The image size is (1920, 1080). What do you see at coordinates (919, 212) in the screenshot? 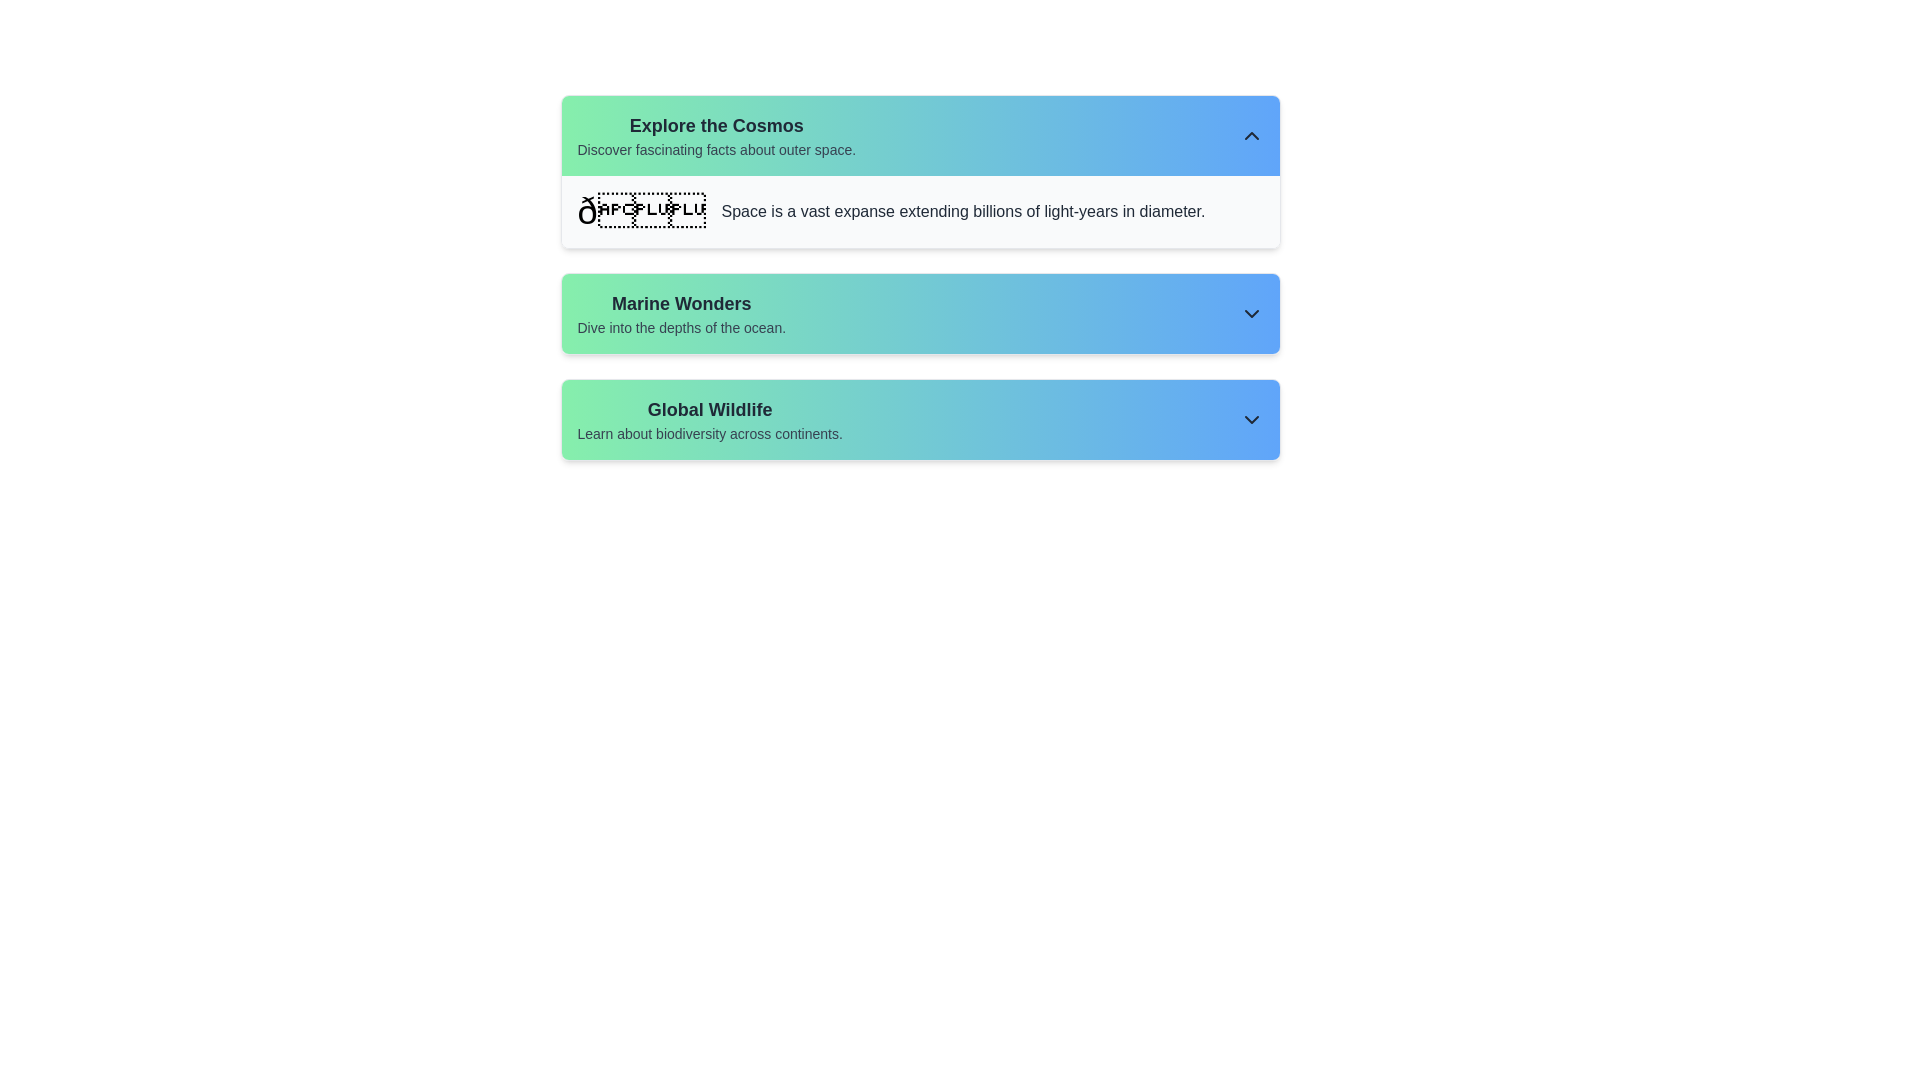
I see `the informational text element that includes a globe emoji and the description 'Space is a vast expanse extending billions of light-years in diameter.'` at bounding box center [919, 212].